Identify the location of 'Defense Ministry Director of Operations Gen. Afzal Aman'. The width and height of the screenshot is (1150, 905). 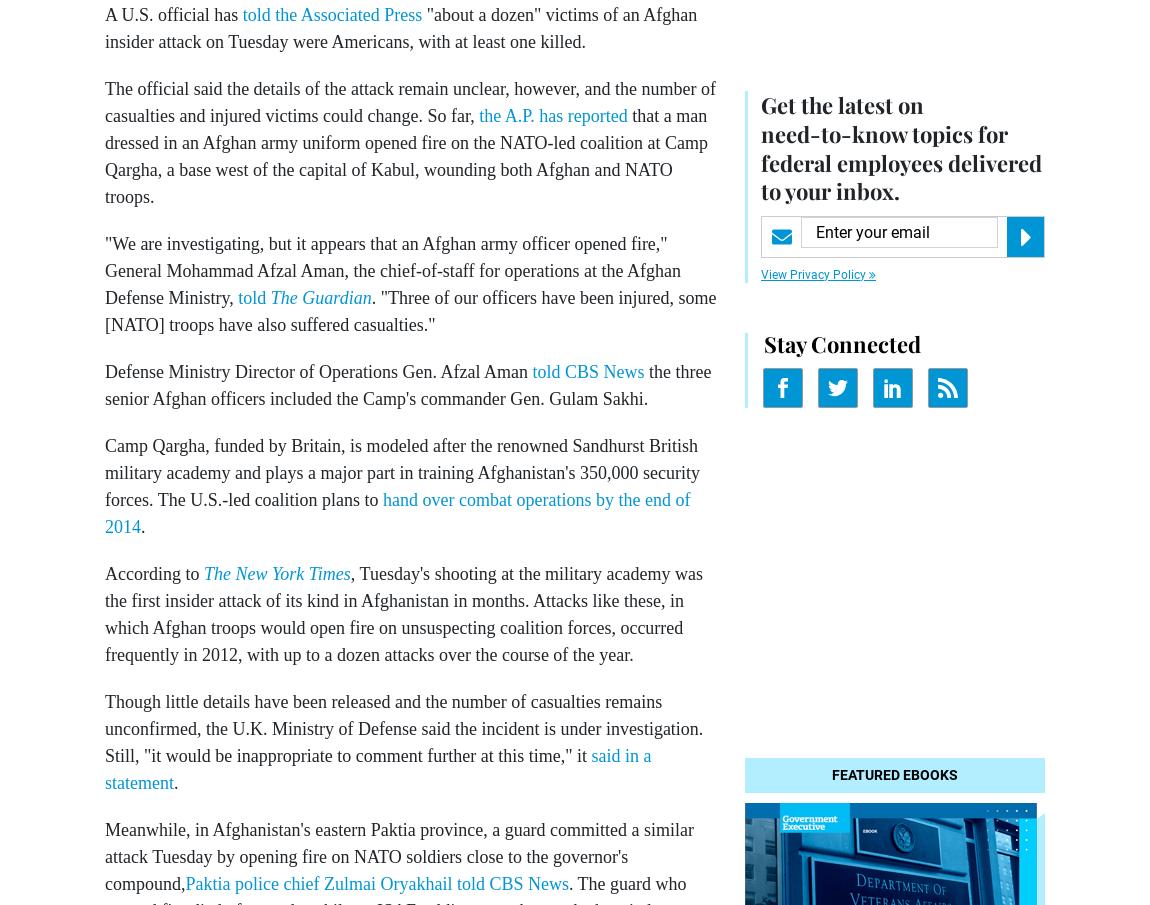
(318, 371).